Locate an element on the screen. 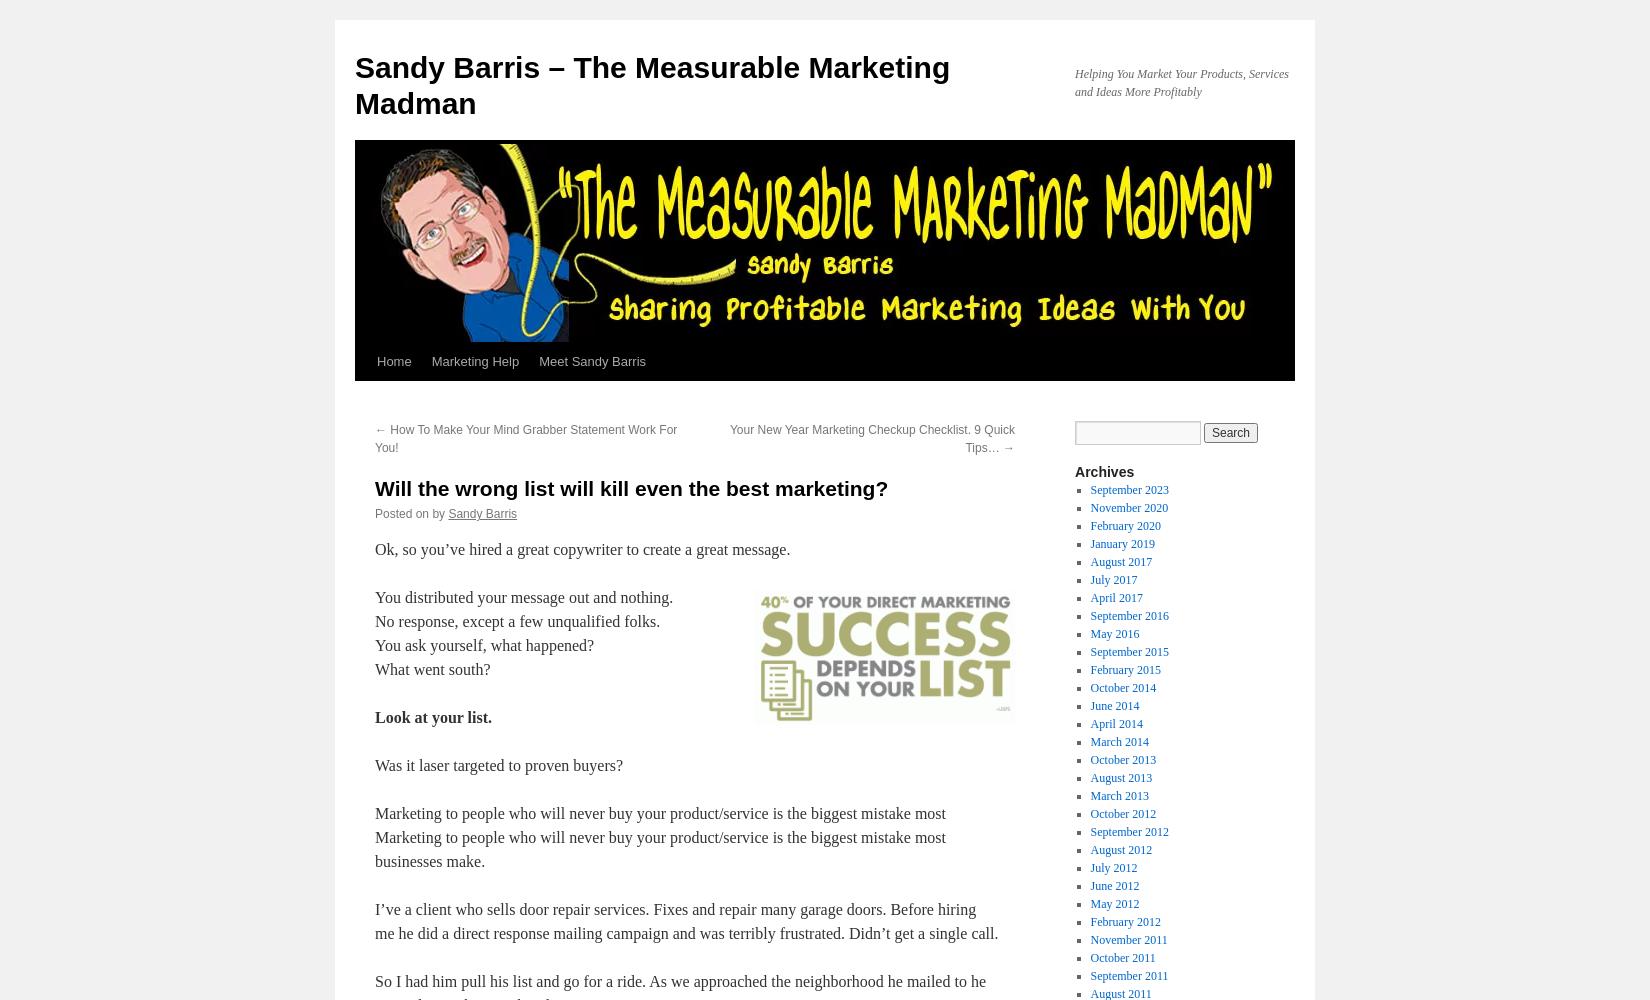 The width and height of the screenshot is (1650, 1000). 'April 2014' is located at coordinates (1116, 723).